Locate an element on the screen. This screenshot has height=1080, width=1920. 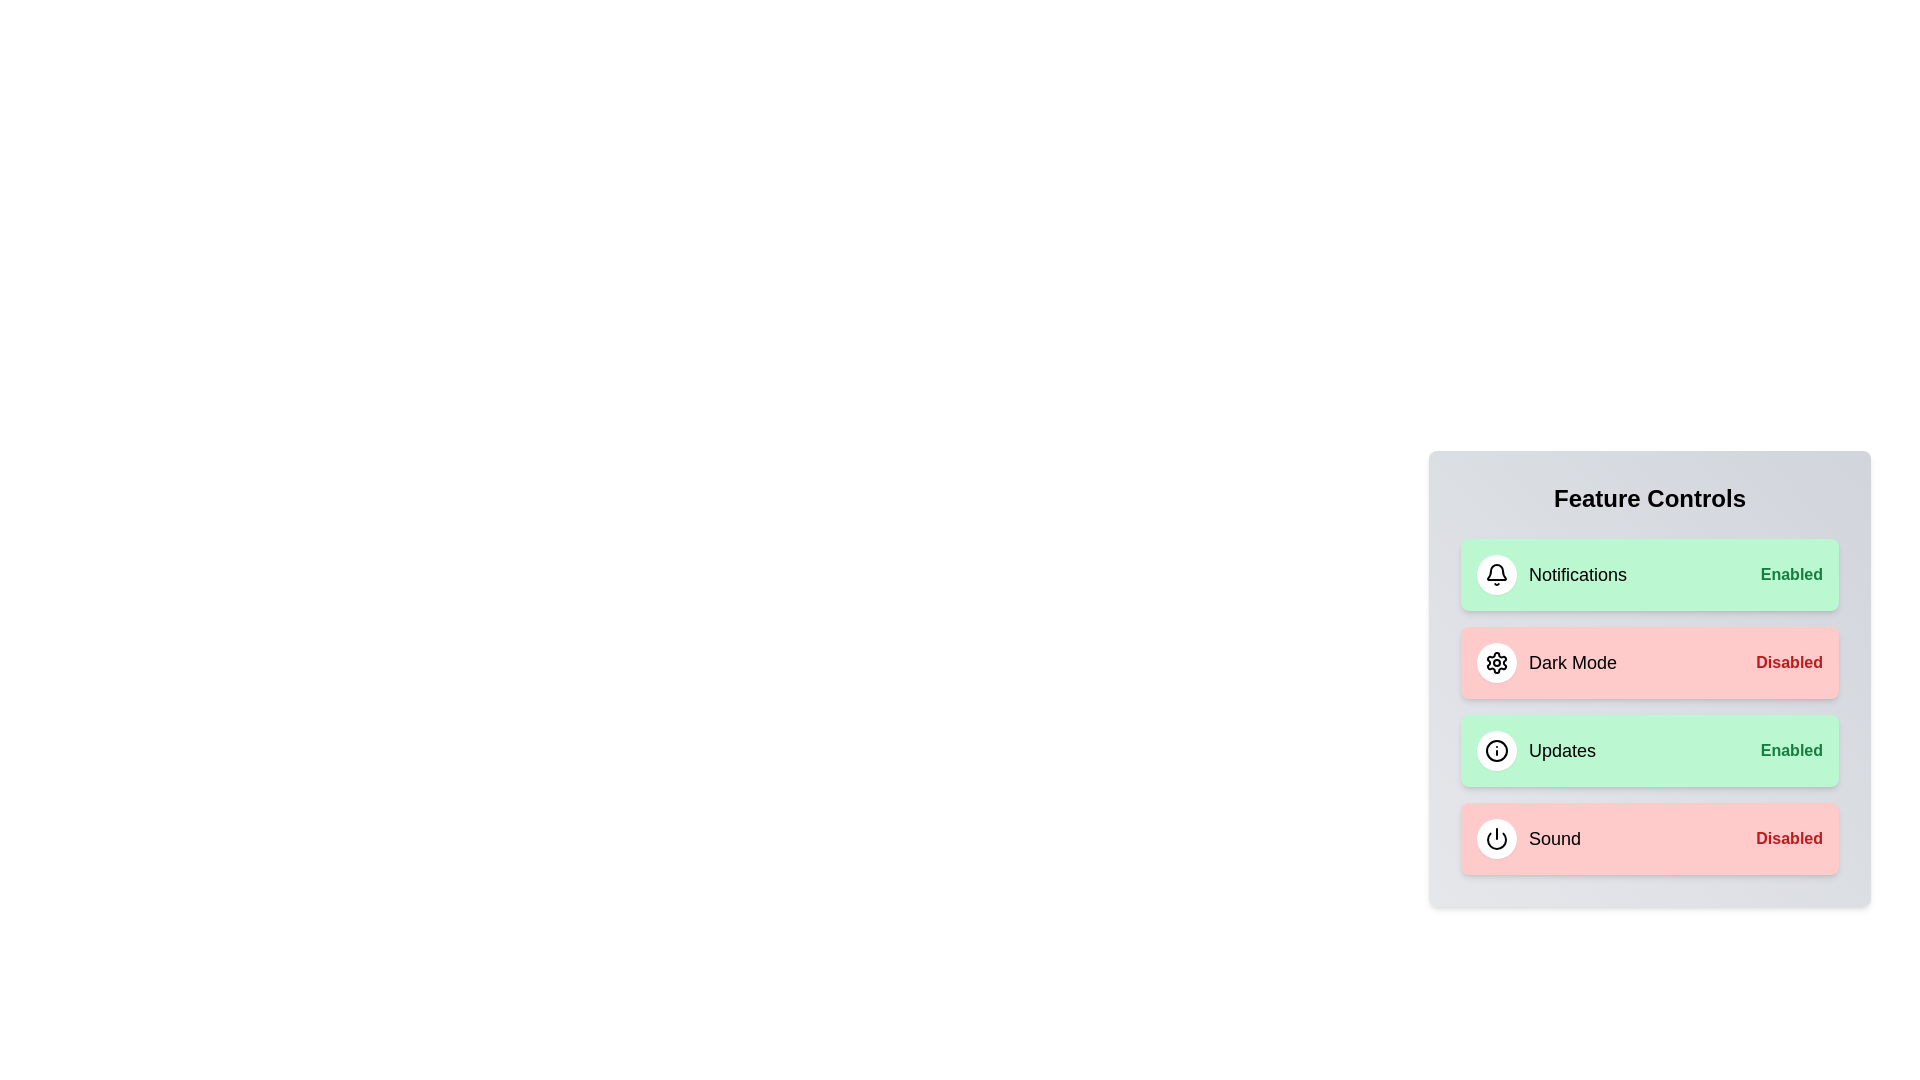
the feature Updates to trigger visual feedback is located at coordinates (1650, 751).